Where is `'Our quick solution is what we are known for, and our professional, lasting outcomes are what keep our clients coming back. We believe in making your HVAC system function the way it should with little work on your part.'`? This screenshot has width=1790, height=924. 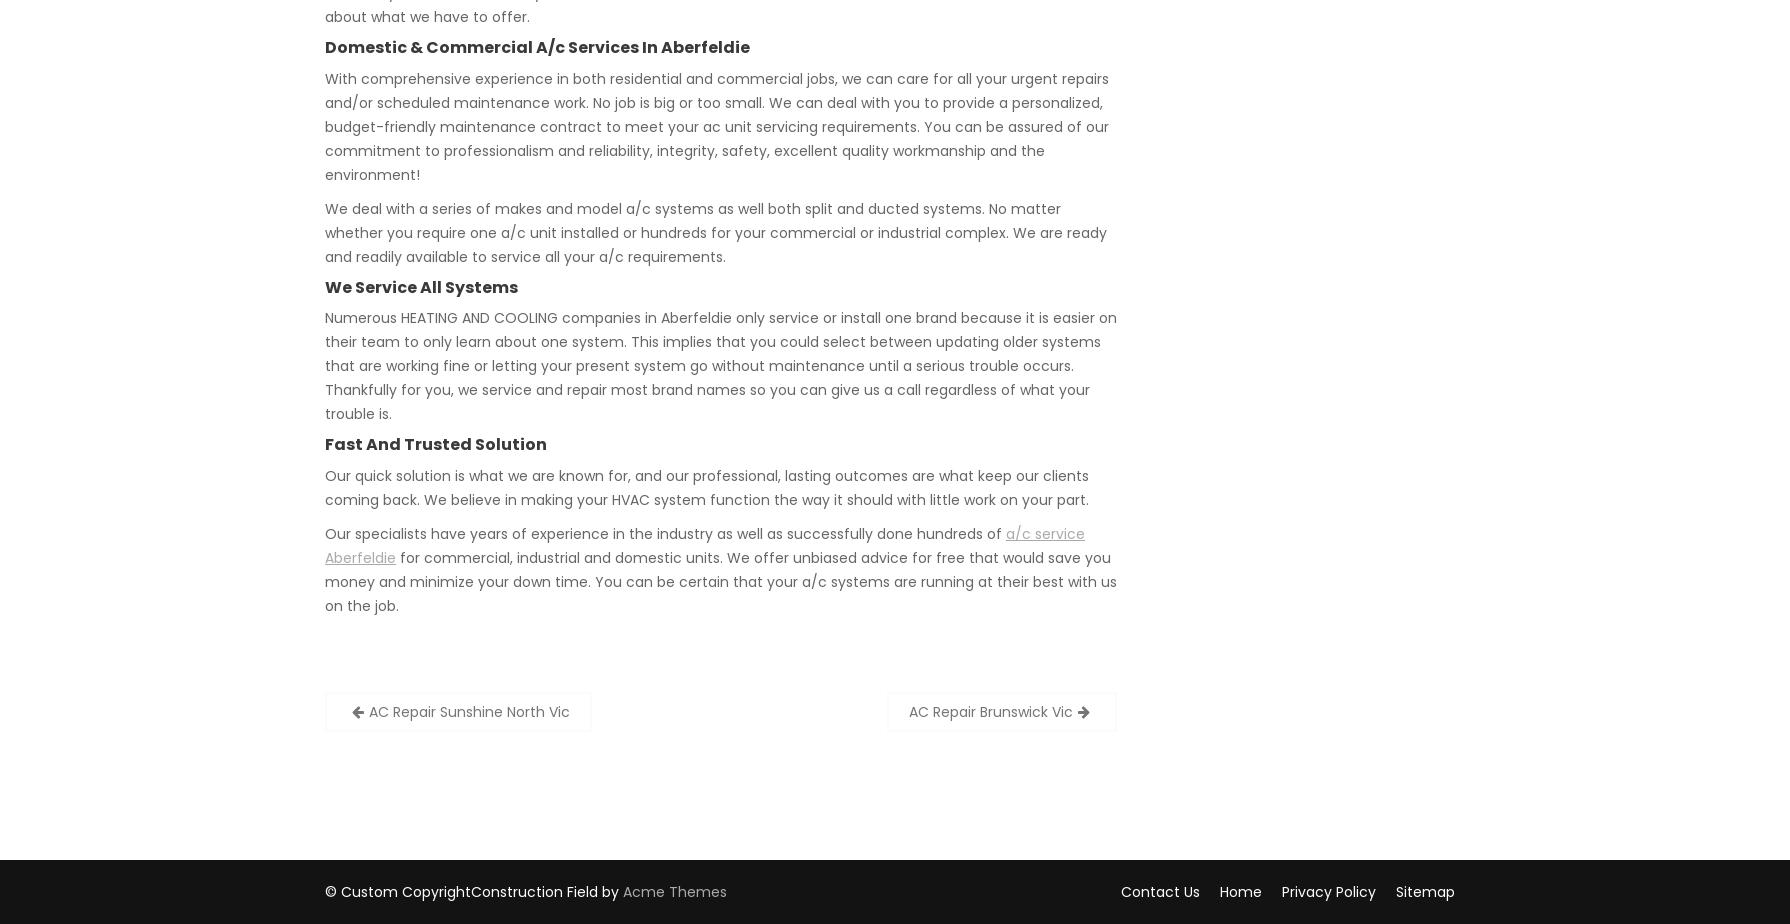 'Our quick solution is what we are known for, and our professional, lasting outcomes are what keep our clients coming back. We believe in making your HVAC system function the way it should with little work on your part.' is located at coordinates (325, 487).